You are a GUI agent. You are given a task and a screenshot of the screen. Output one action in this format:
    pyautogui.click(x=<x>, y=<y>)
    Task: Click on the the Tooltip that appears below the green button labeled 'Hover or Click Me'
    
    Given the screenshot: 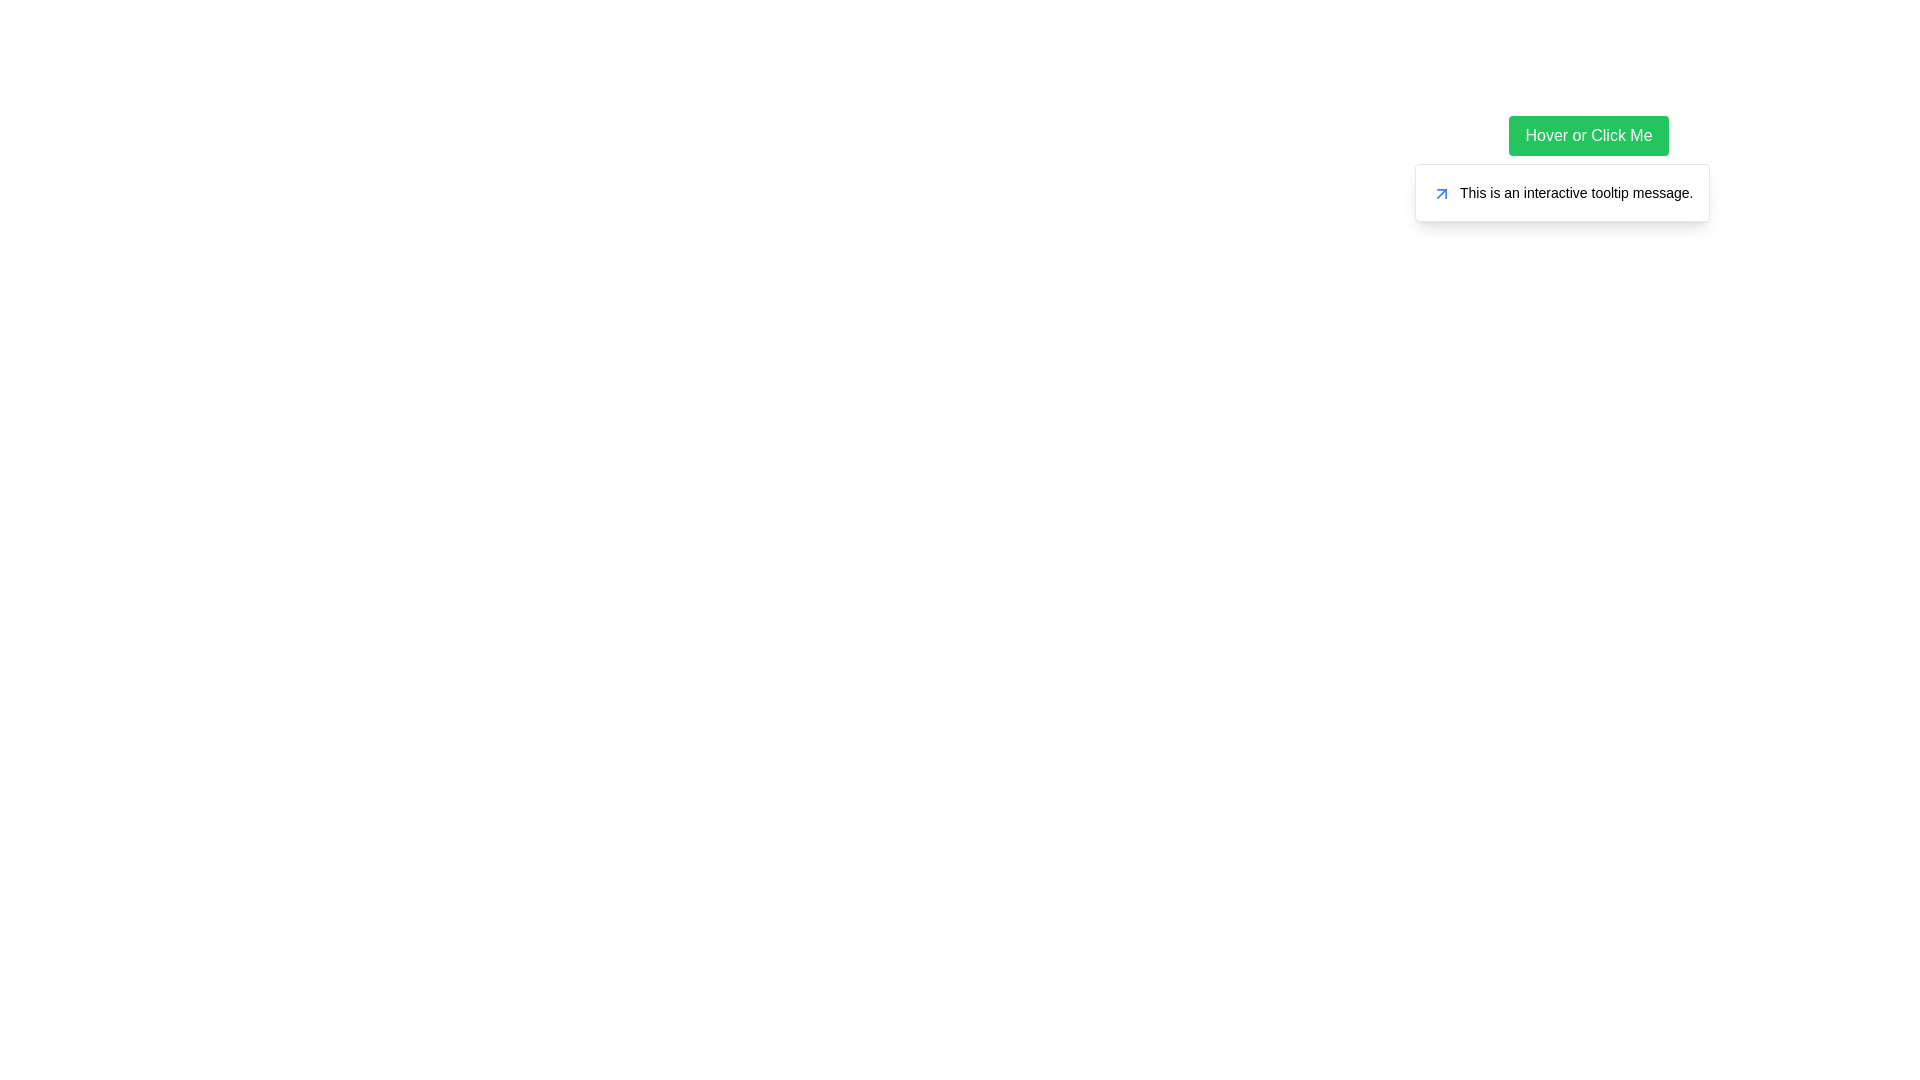 What is the action you would take?
    pyautogui.click(x=1561, y=192)
    